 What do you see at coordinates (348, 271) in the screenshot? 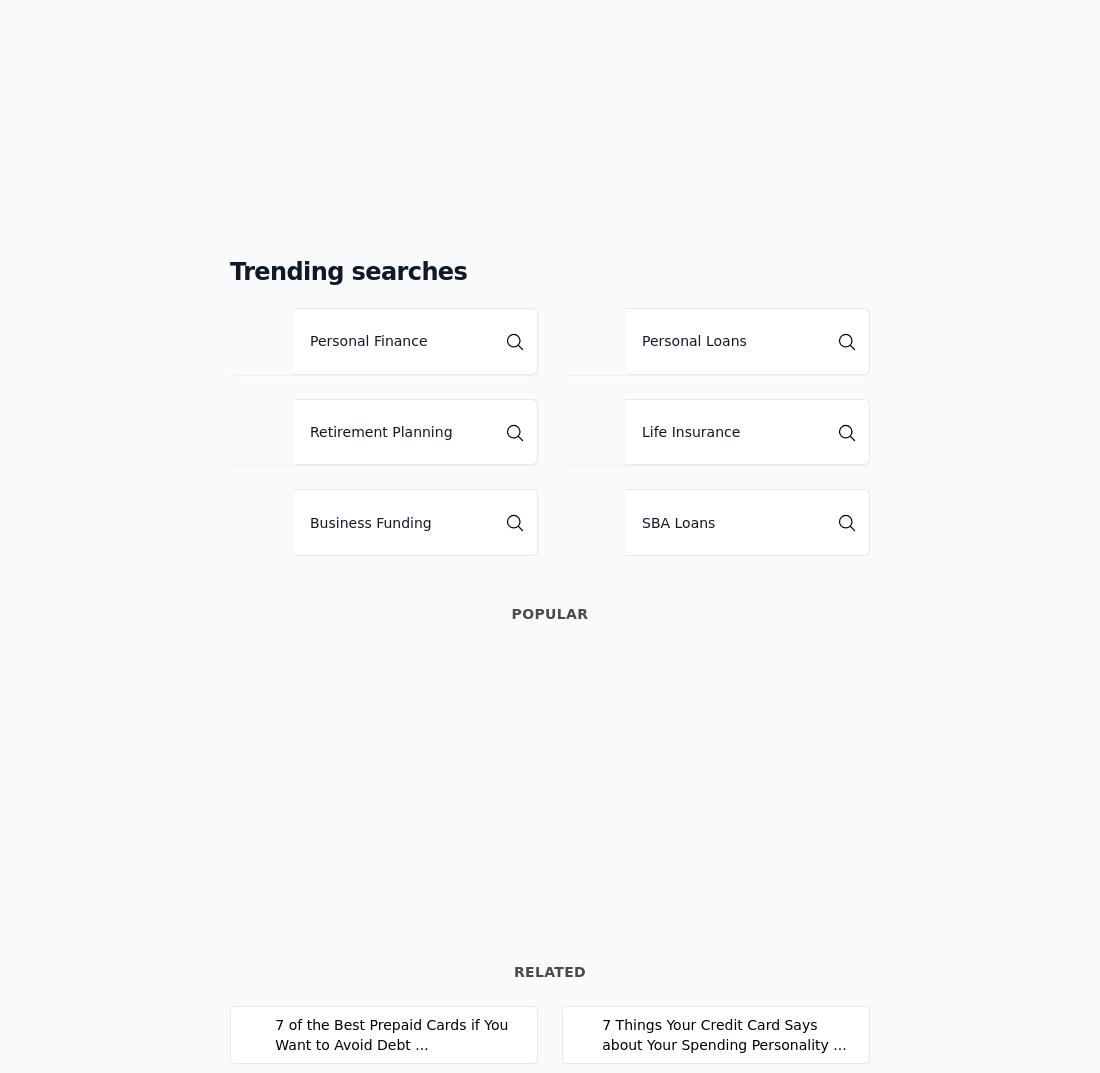
I see `'Trending searches'` at bounding box center [348, 271].